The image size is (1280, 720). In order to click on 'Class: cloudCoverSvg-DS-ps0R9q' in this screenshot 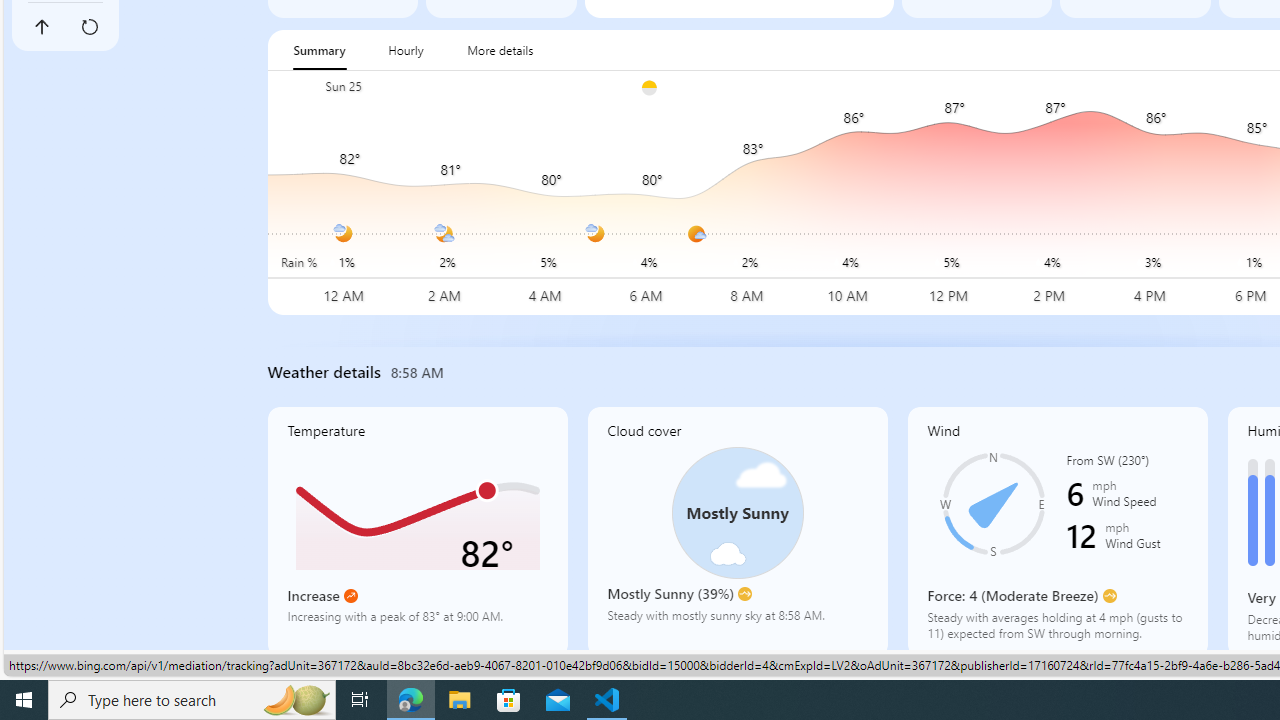, I will do `click(736, 512)`.